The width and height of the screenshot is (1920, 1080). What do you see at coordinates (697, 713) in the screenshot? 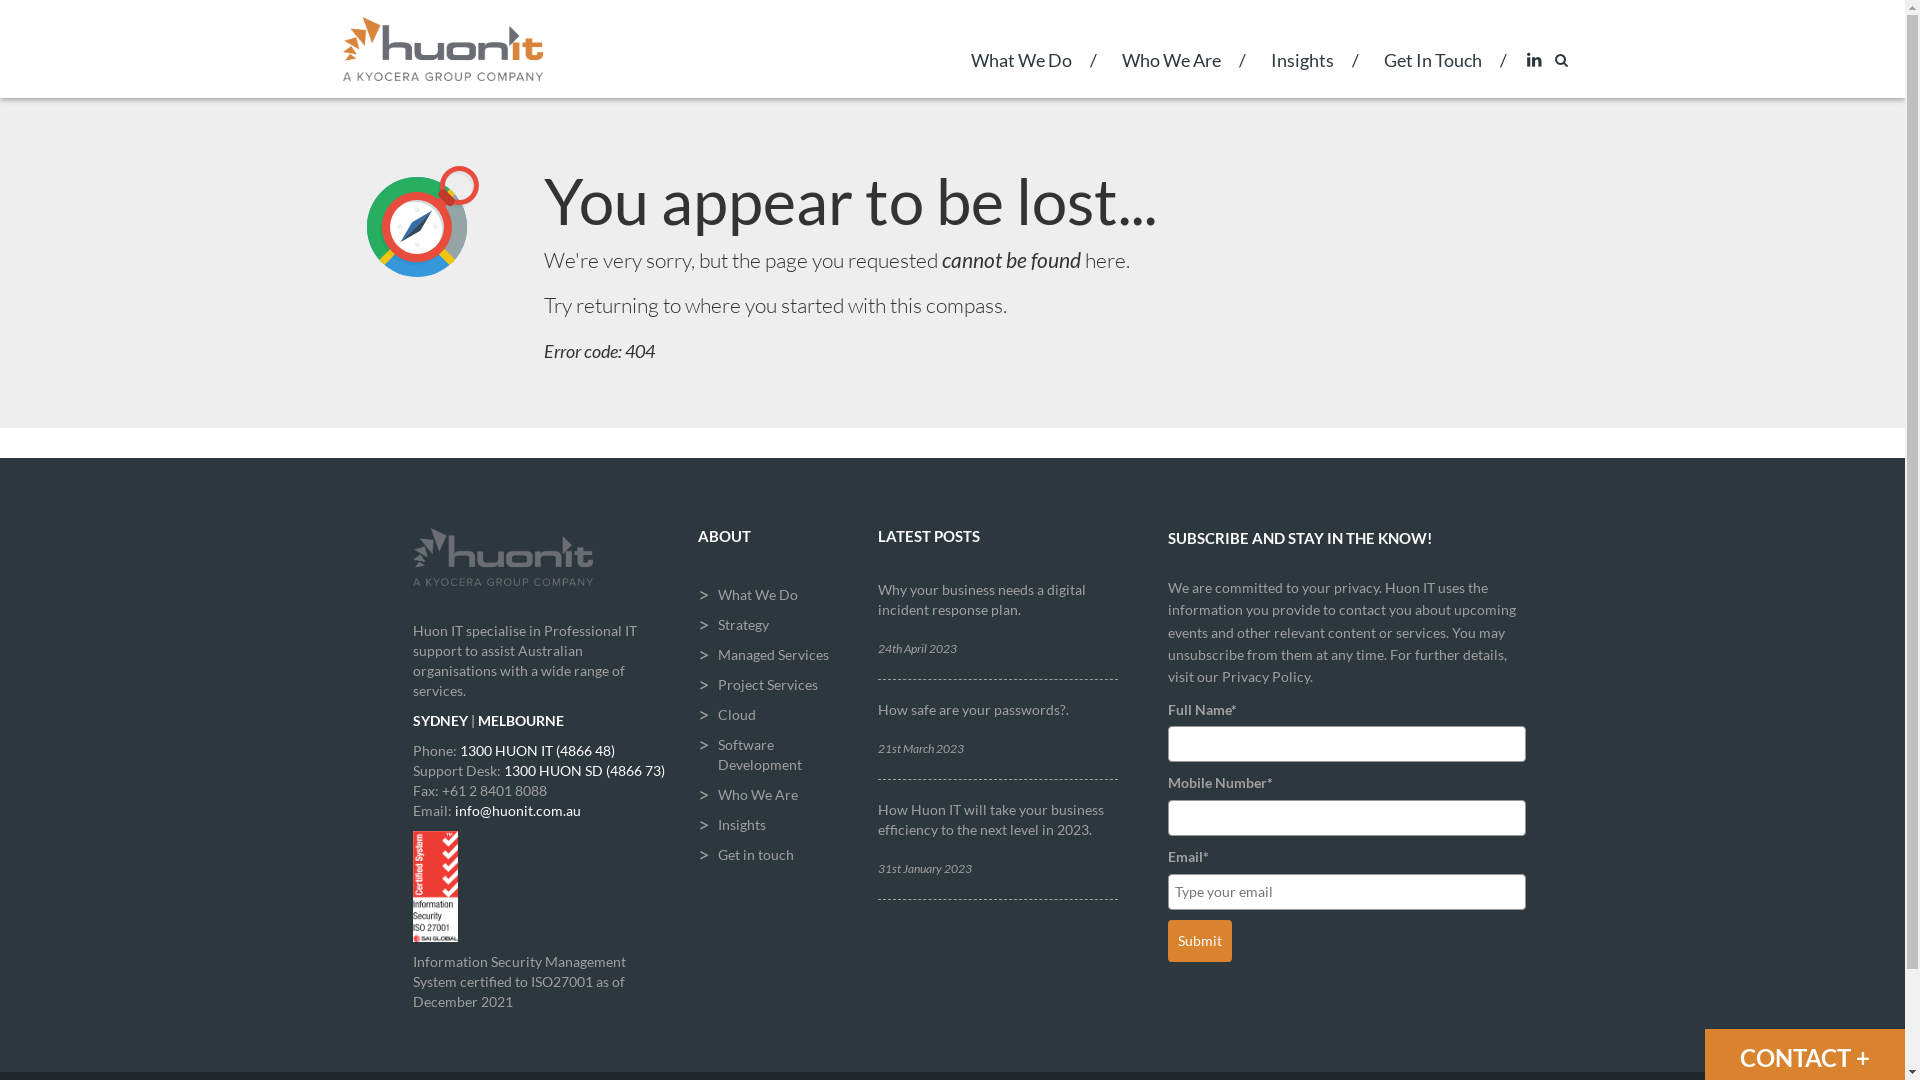
I see `'Cloud'` at bounding box center [697, 713].